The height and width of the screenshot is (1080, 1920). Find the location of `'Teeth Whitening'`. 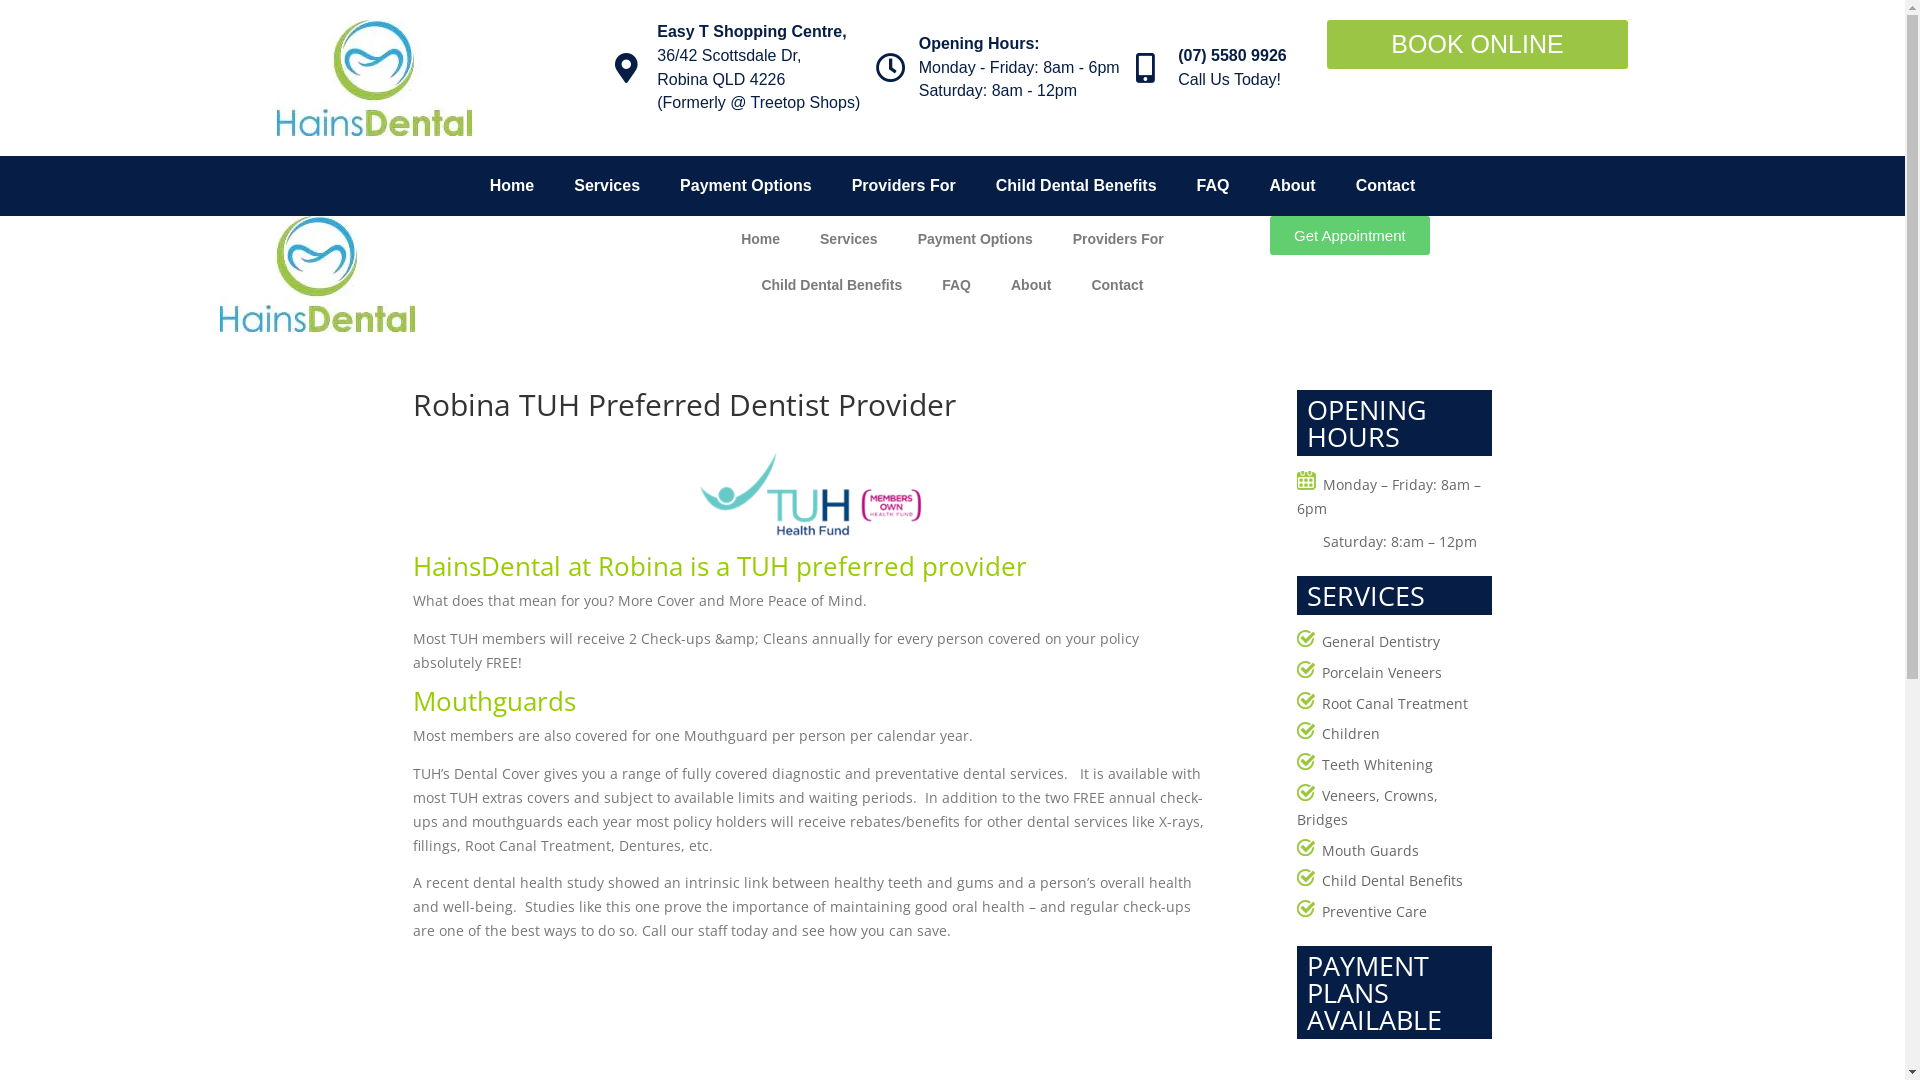

'Teeth Whitening' is located at coordinates (1376, 764).